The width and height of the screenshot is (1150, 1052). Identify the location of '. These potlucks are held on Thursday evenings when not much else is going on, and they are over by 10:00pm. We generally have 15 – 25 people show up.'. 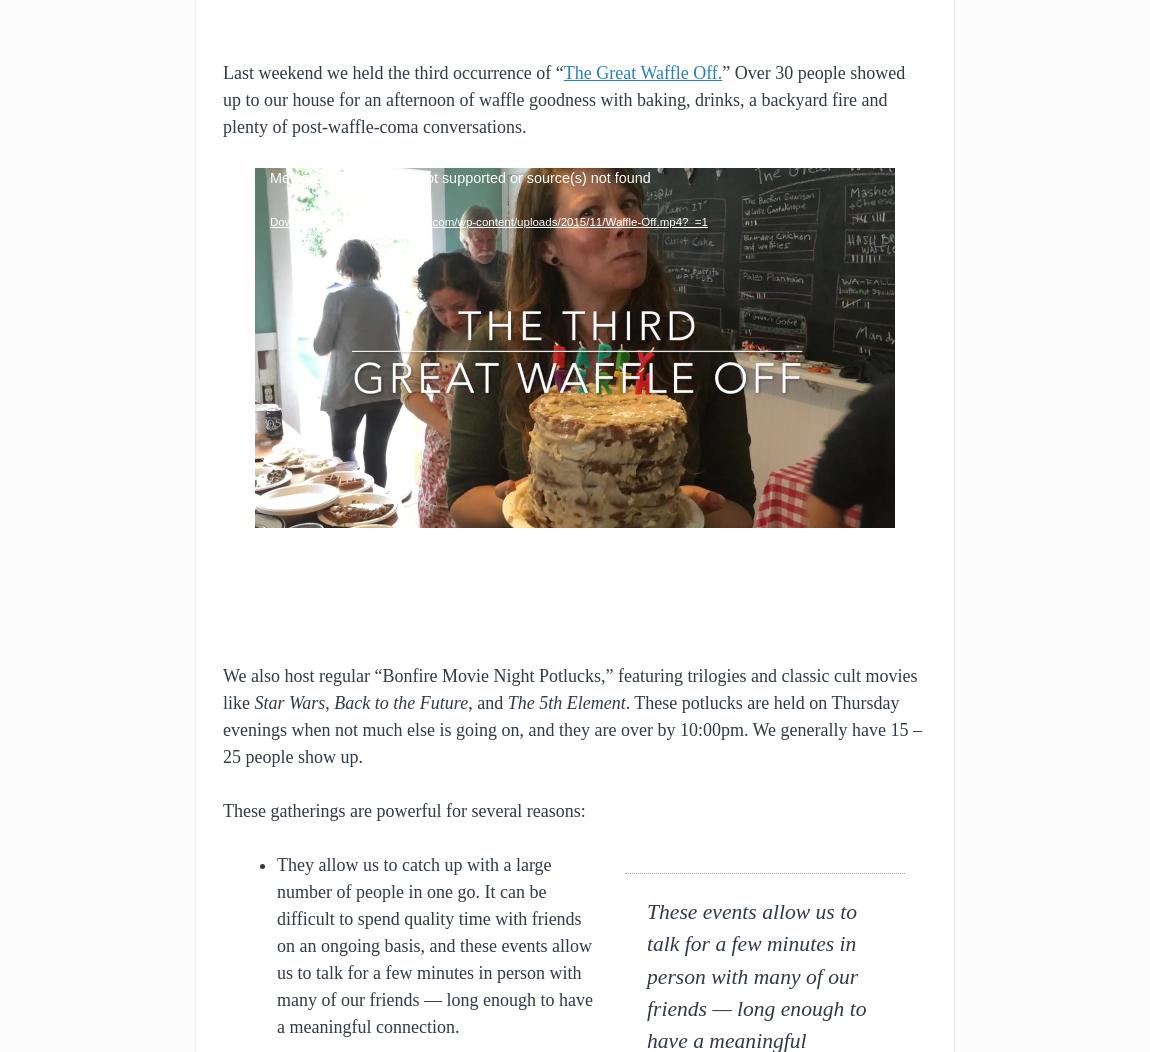
(221, 729).